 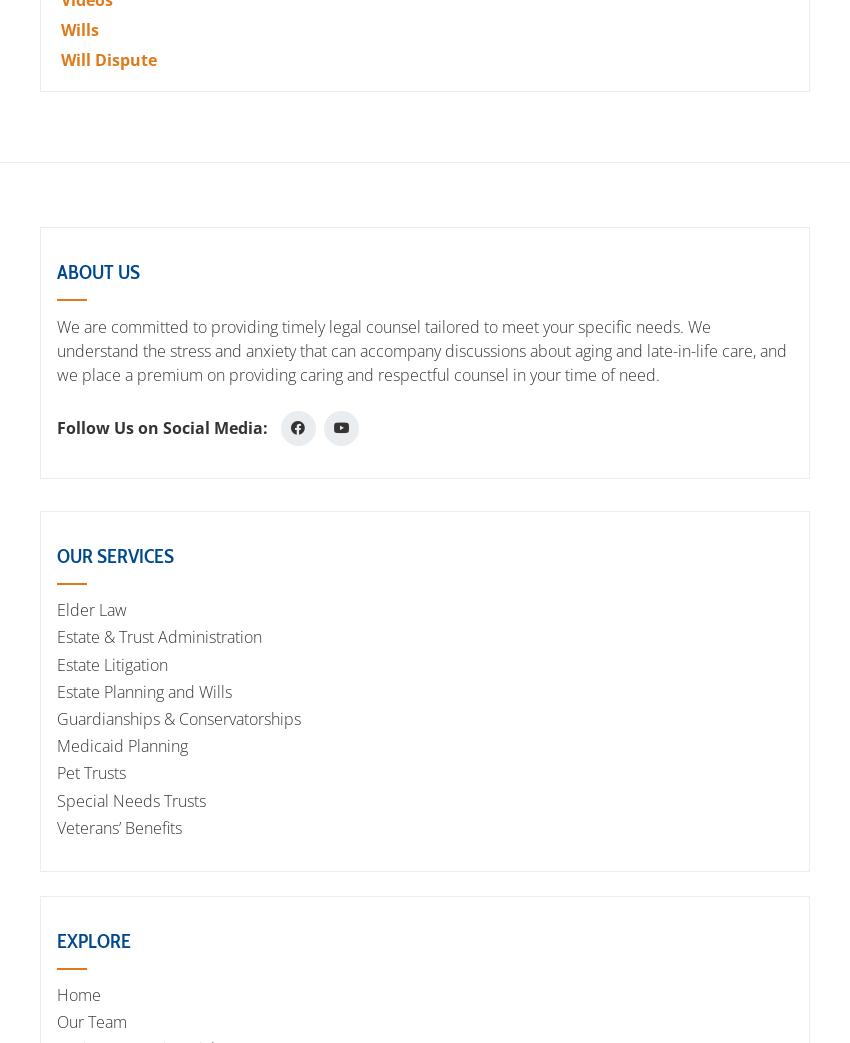 I want to click on 'Estate Litigation', so click(x=111, y=662).